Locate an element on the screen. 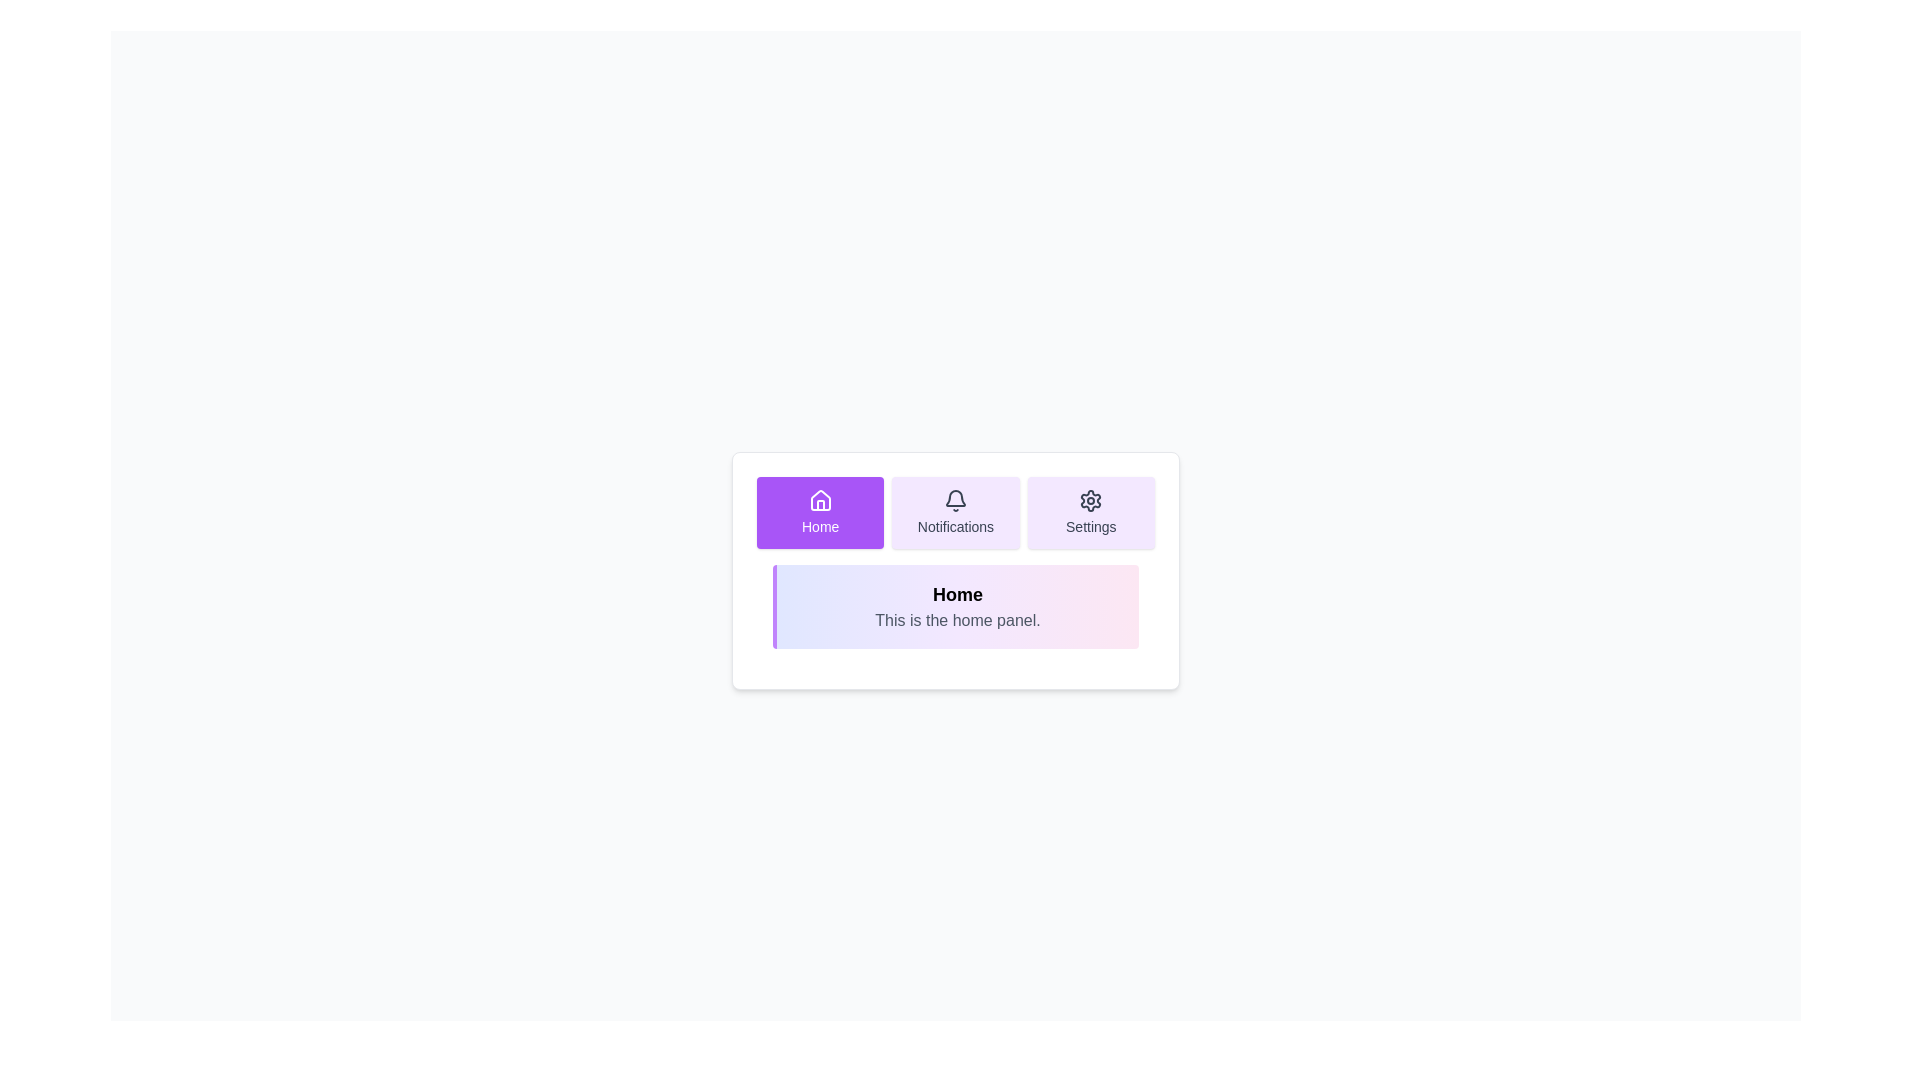 The width and height of the screenshot is (1920, 1080). the third button from the left in the horizontal list, which navigates to the settings panel is located at coordinates (1090, 512).